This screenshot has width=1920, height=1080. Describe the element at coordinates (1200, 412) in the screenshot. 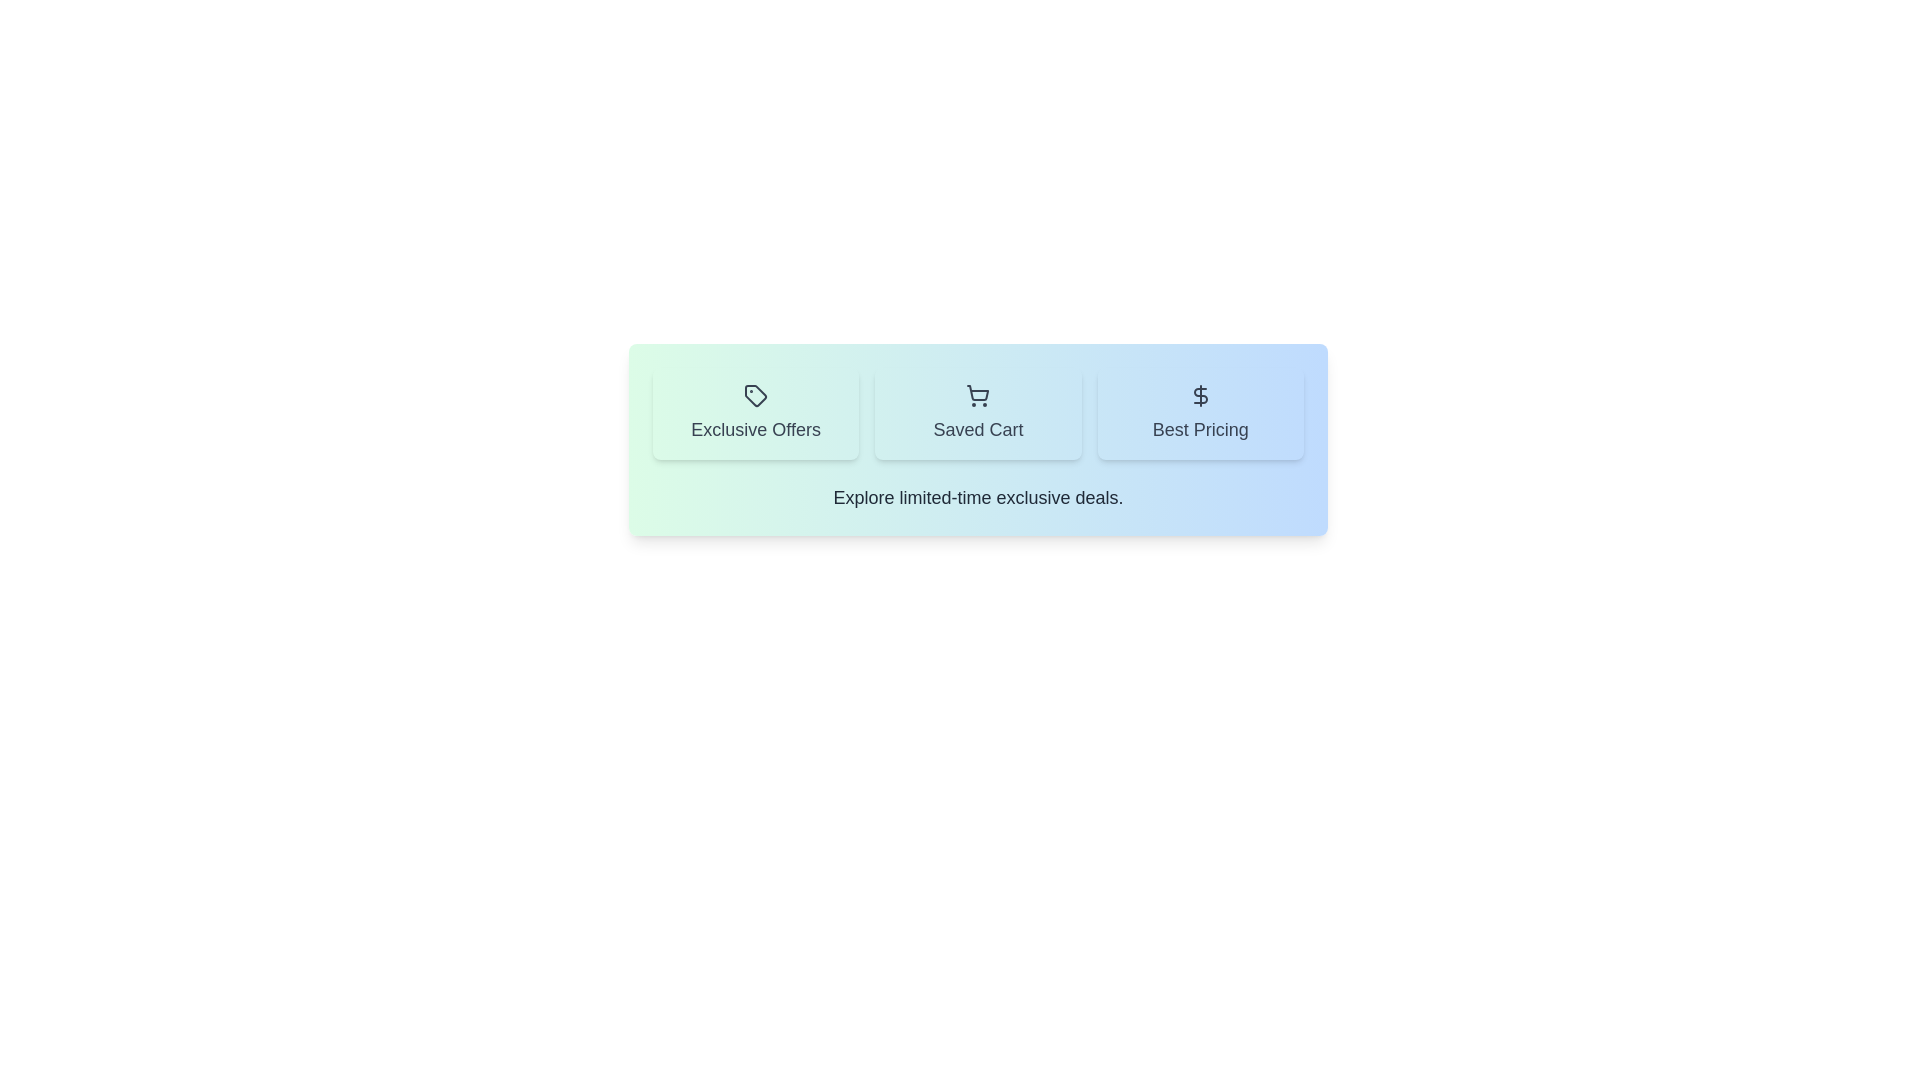

I see `the Best Pricing tab by clicking on its button` at that location.